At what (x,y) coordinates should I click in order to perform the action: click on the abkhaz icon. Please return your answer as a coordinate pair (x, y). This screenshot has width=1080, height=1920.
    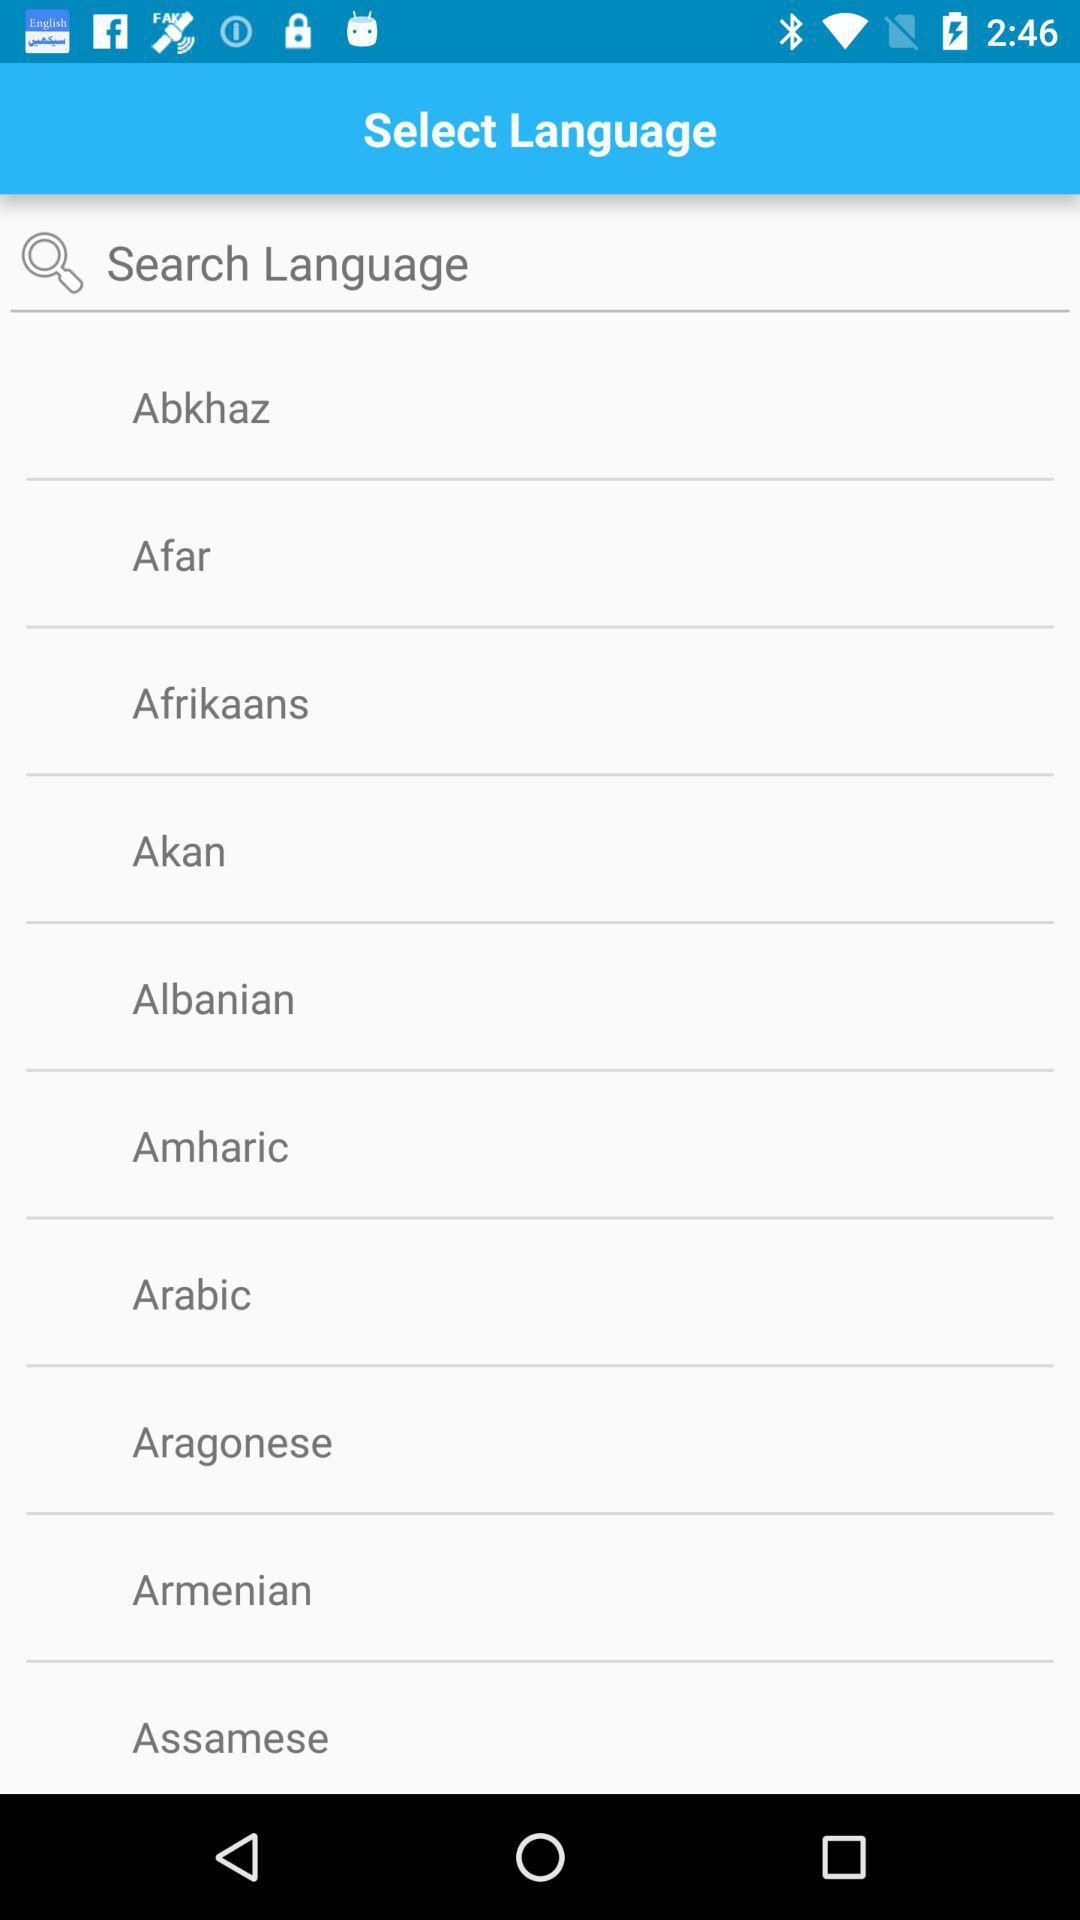
    Looking at the image, I should click on (233, 405).